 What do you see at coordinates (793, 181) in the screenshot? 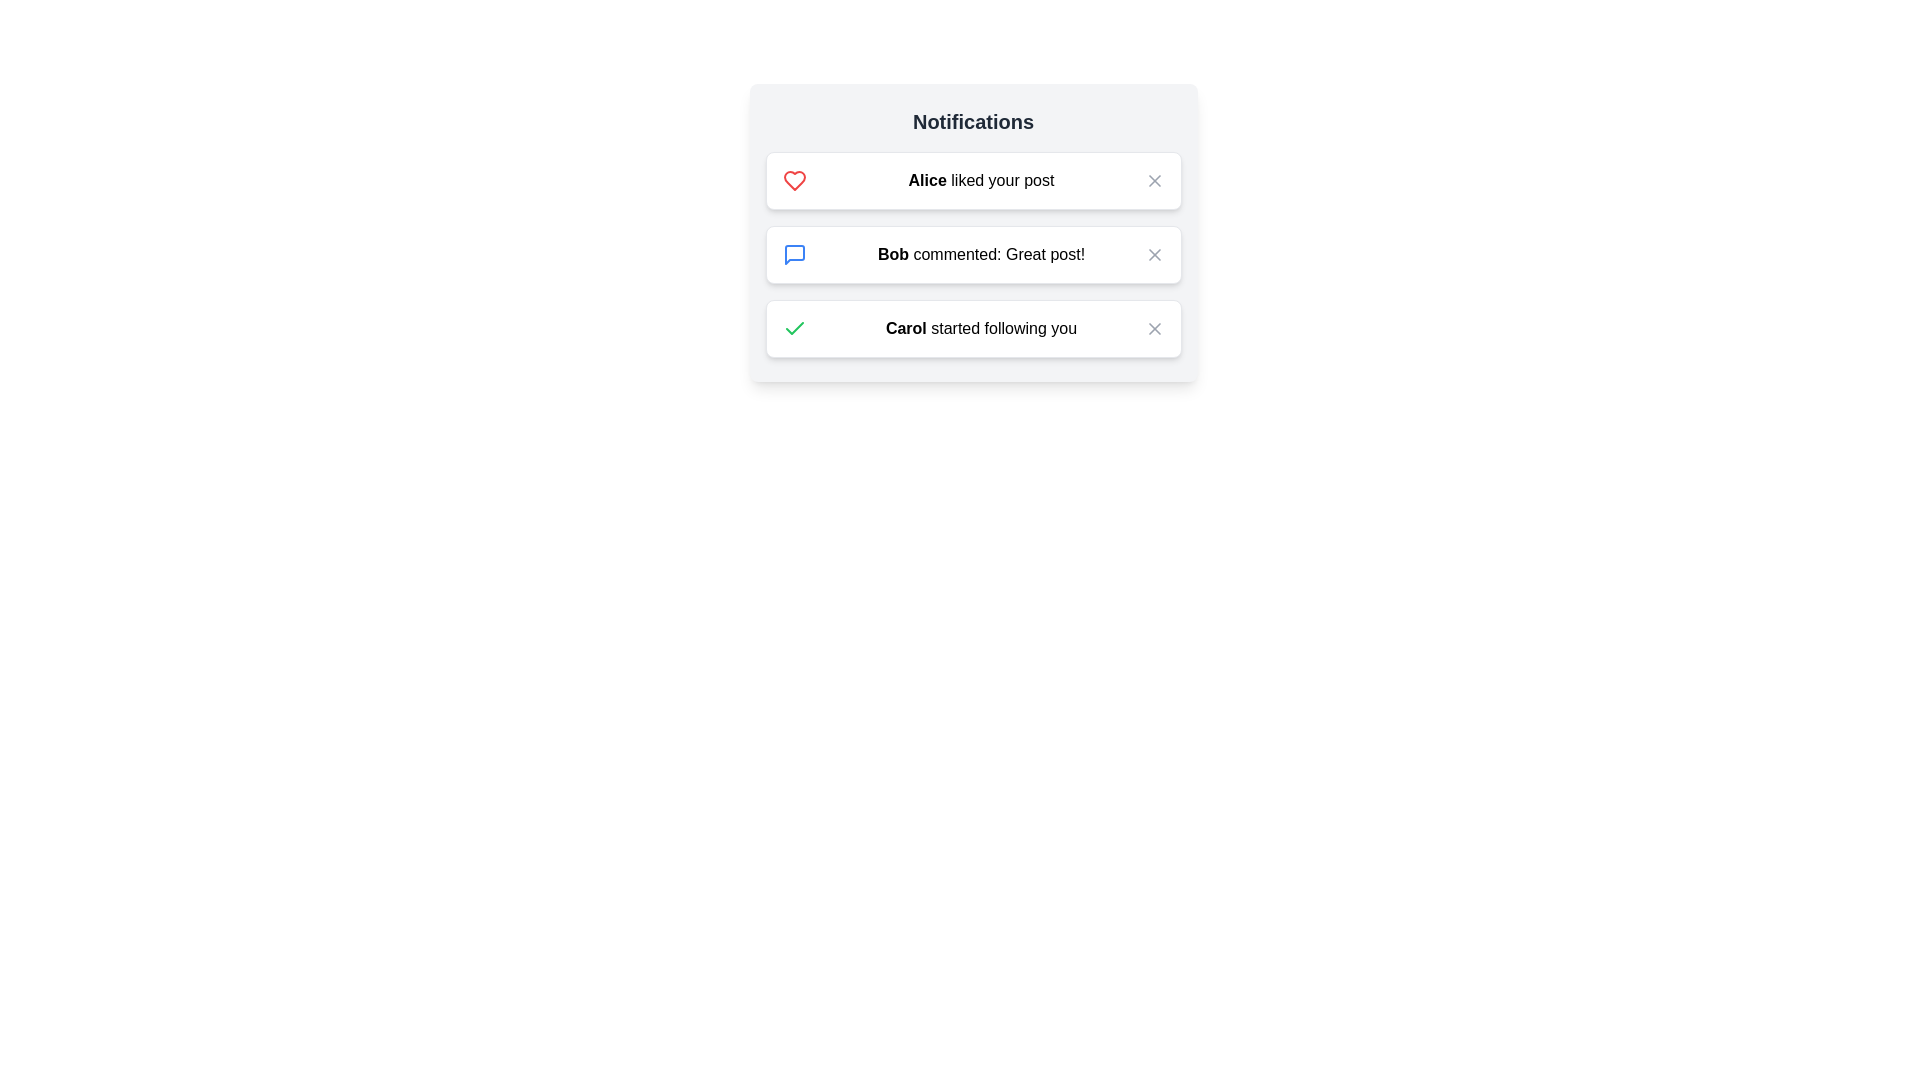
I see `'like' icon located at the top-left corner of the 'Alice liked your post' notification card, positioned to the left of the notification text` at bounding box center [793, 181].